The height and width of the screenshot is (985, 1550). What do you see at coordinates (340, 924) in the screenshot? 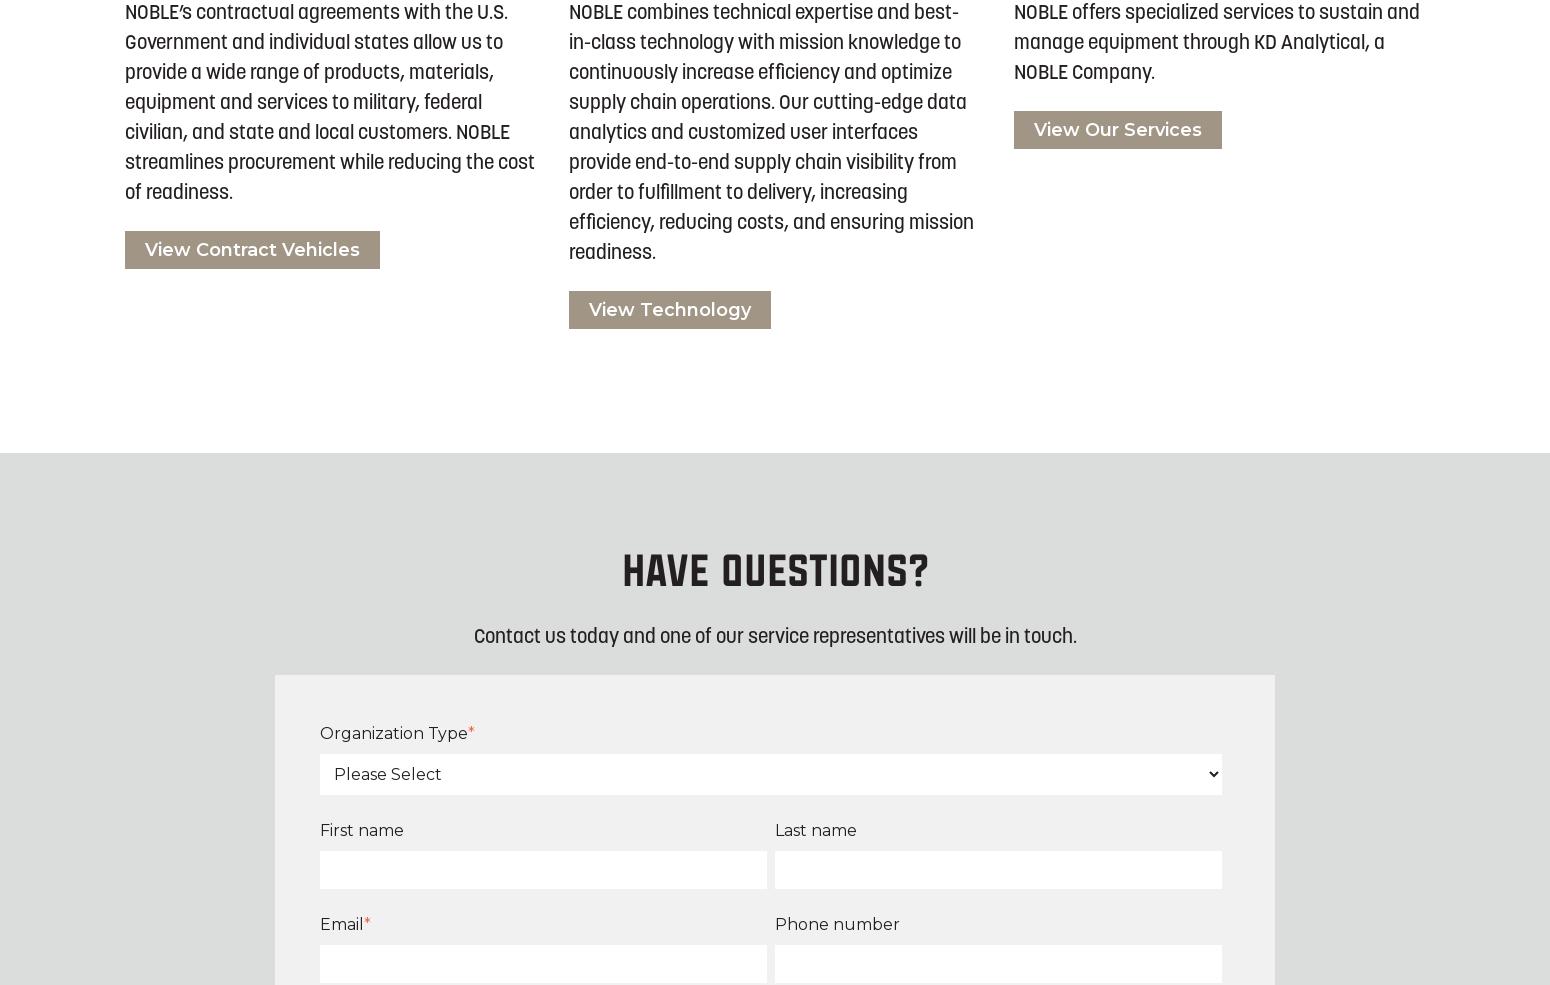
I see `'Email'` at bounding box center [340, 924].